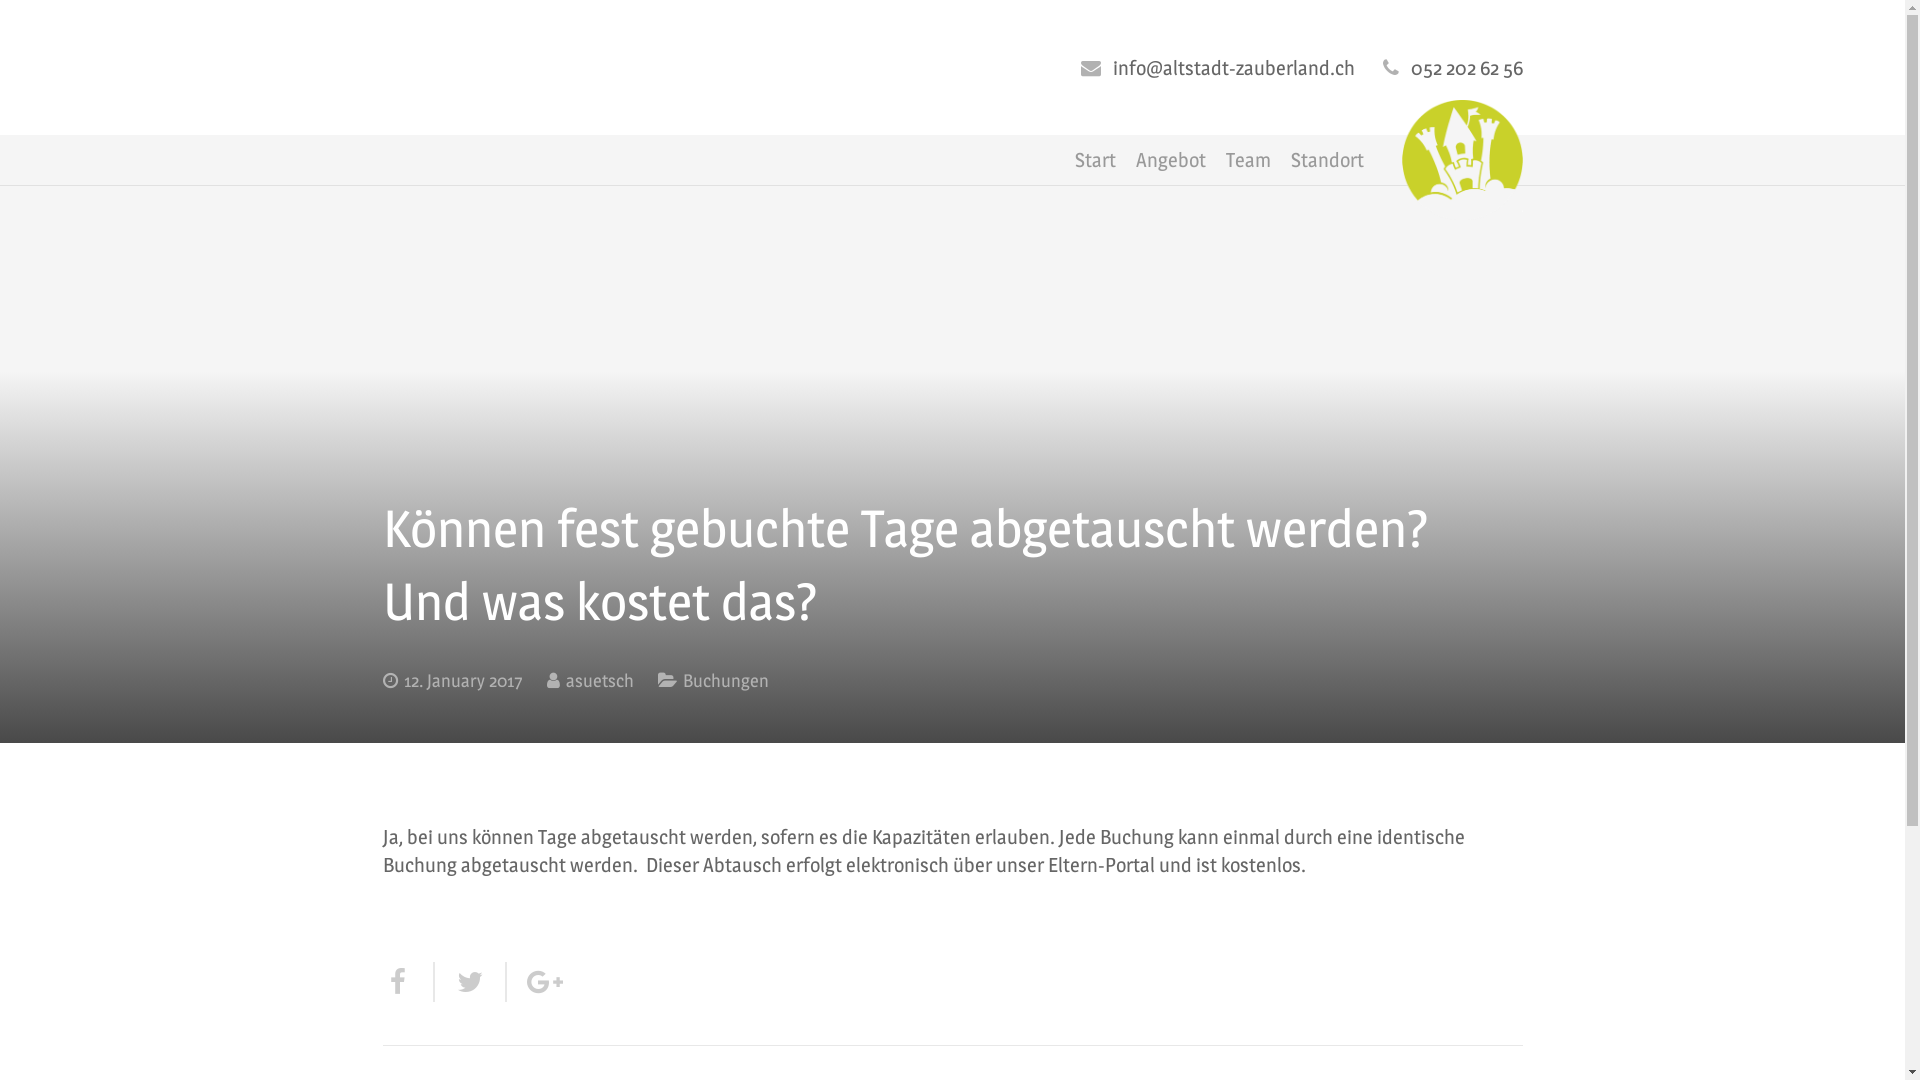 The image size is (1920, 1080). Describe the element at coordinates (1111, 67) in the screenshot. I see `'info@altstadt-zauberland.ch'` at that location.